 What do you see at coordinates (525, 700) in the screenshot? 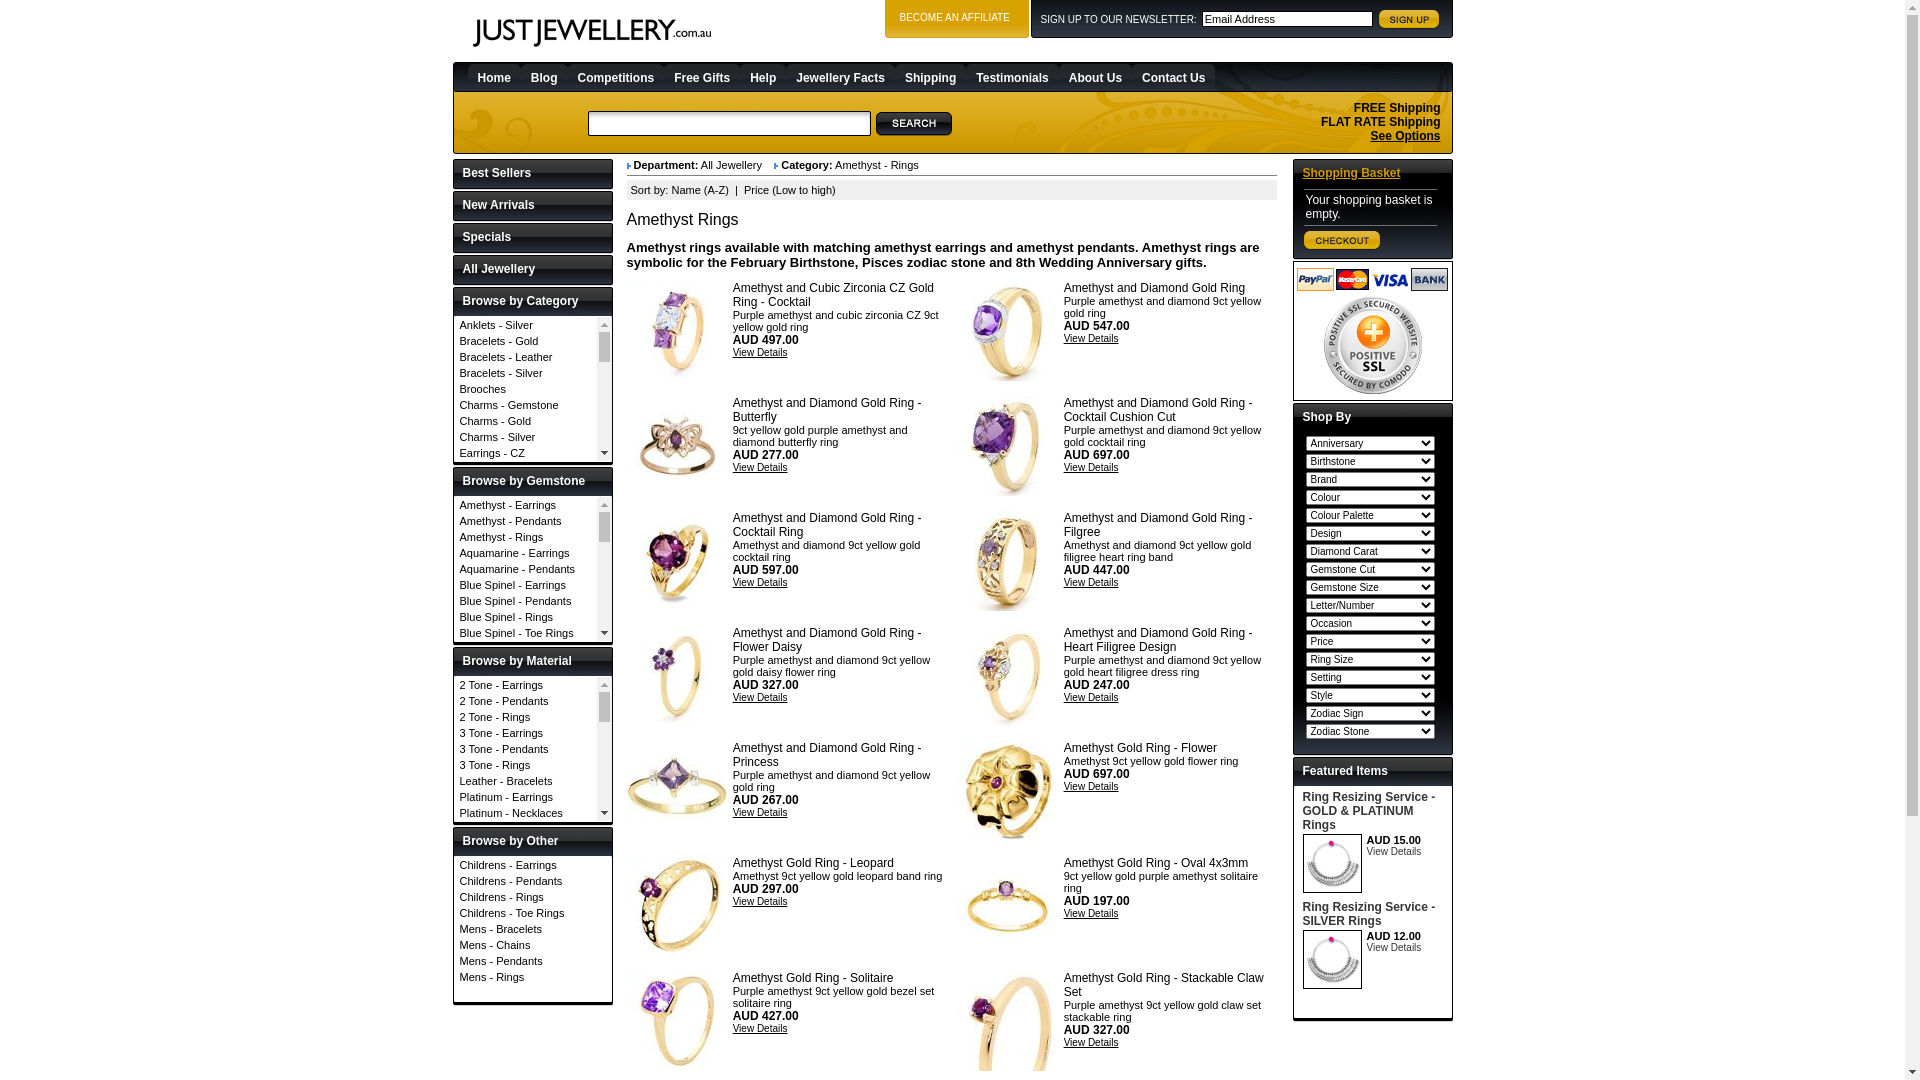
I see `'2 Tone - Pendants'` at bounding box center [525, 700].